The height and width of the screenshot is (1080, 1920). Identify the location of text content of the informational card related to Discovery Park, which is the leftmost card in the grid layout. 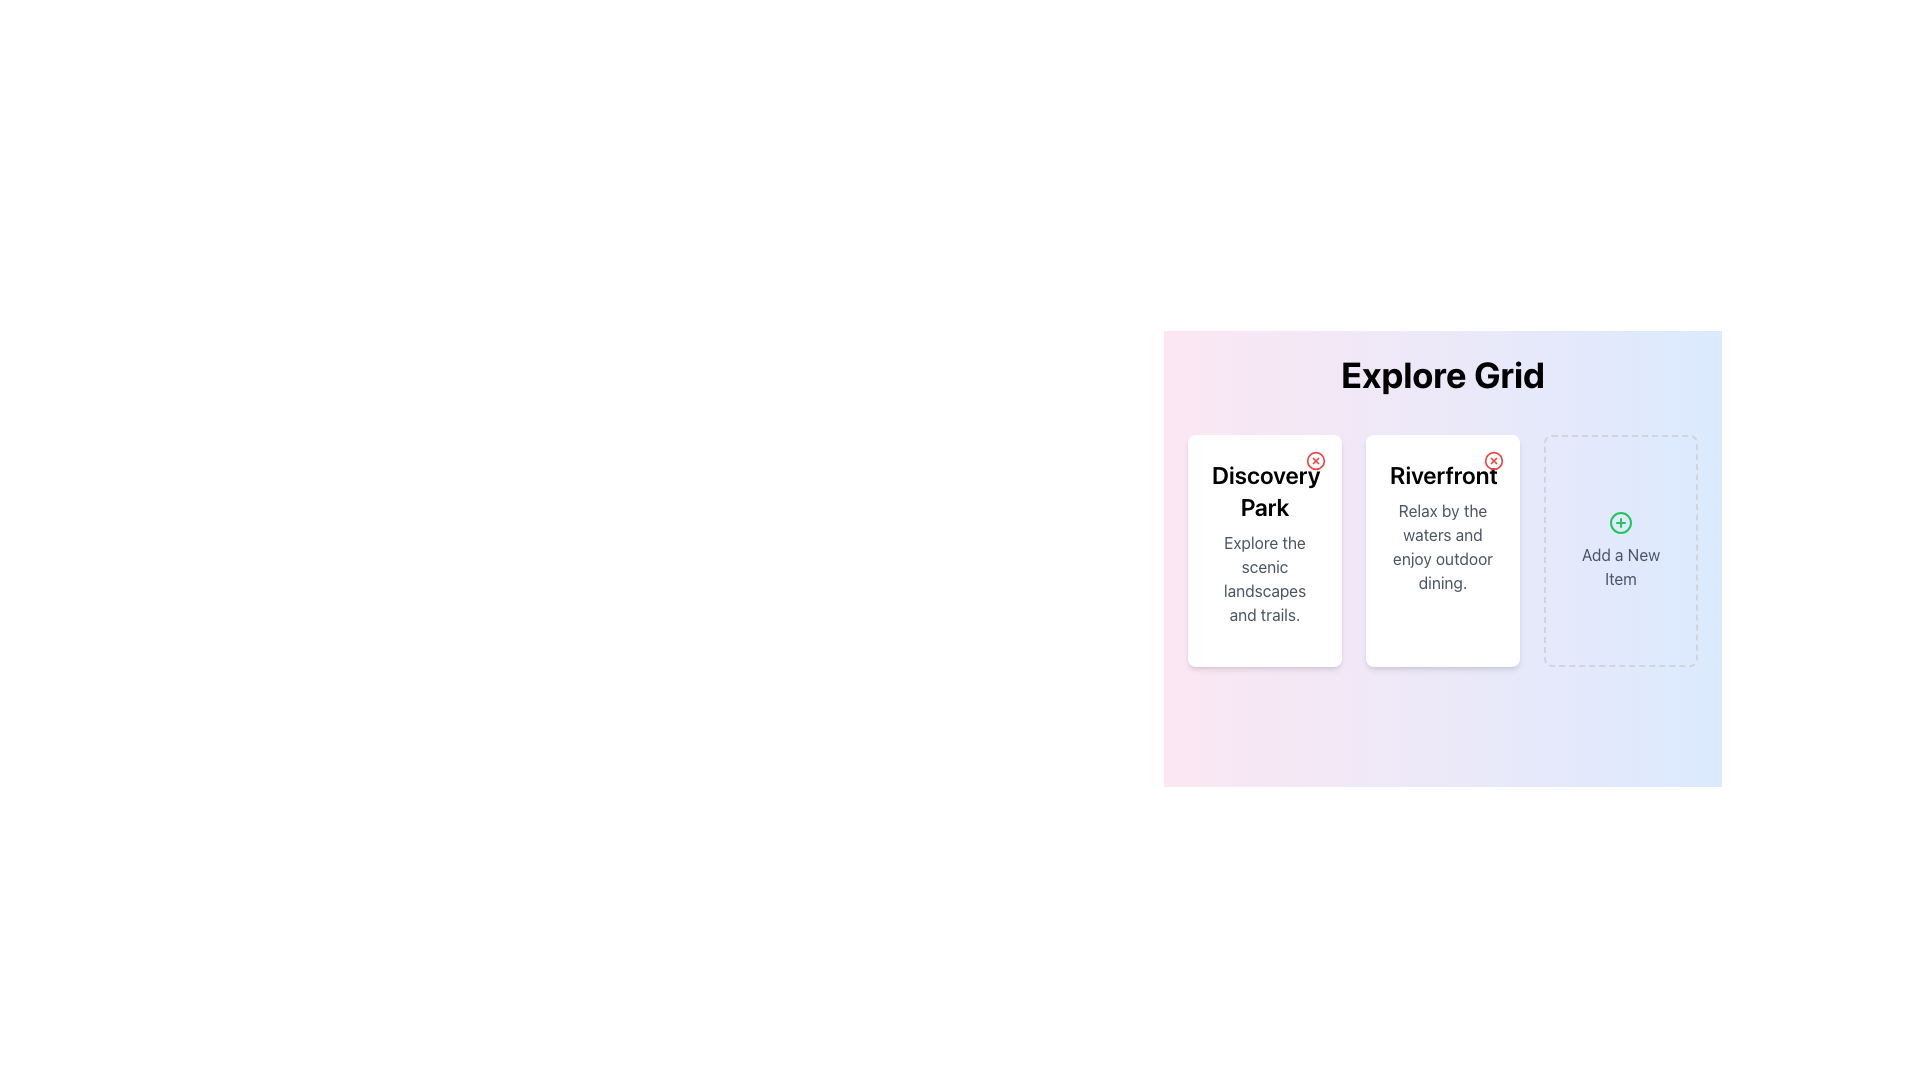
(1264, 551).